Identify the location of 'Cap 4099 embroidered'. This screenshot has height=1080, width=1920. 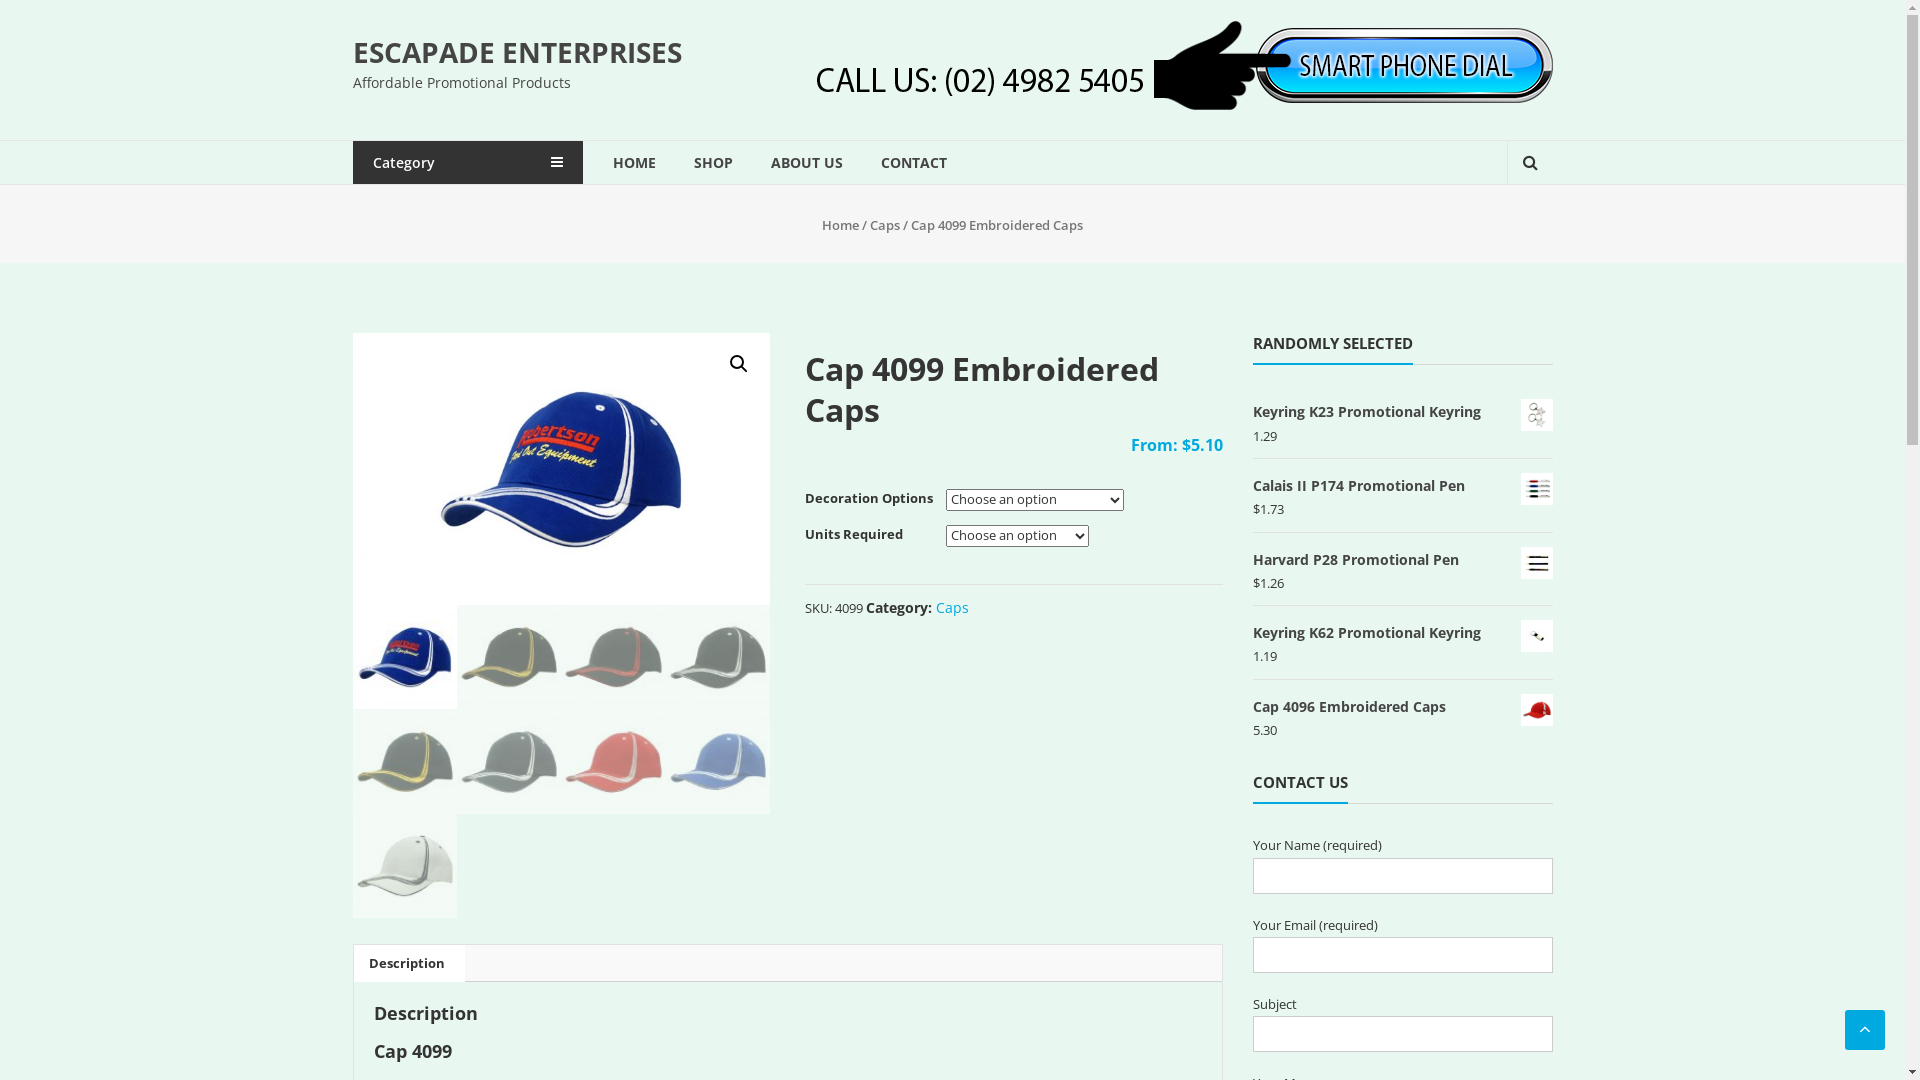
(351, 469).